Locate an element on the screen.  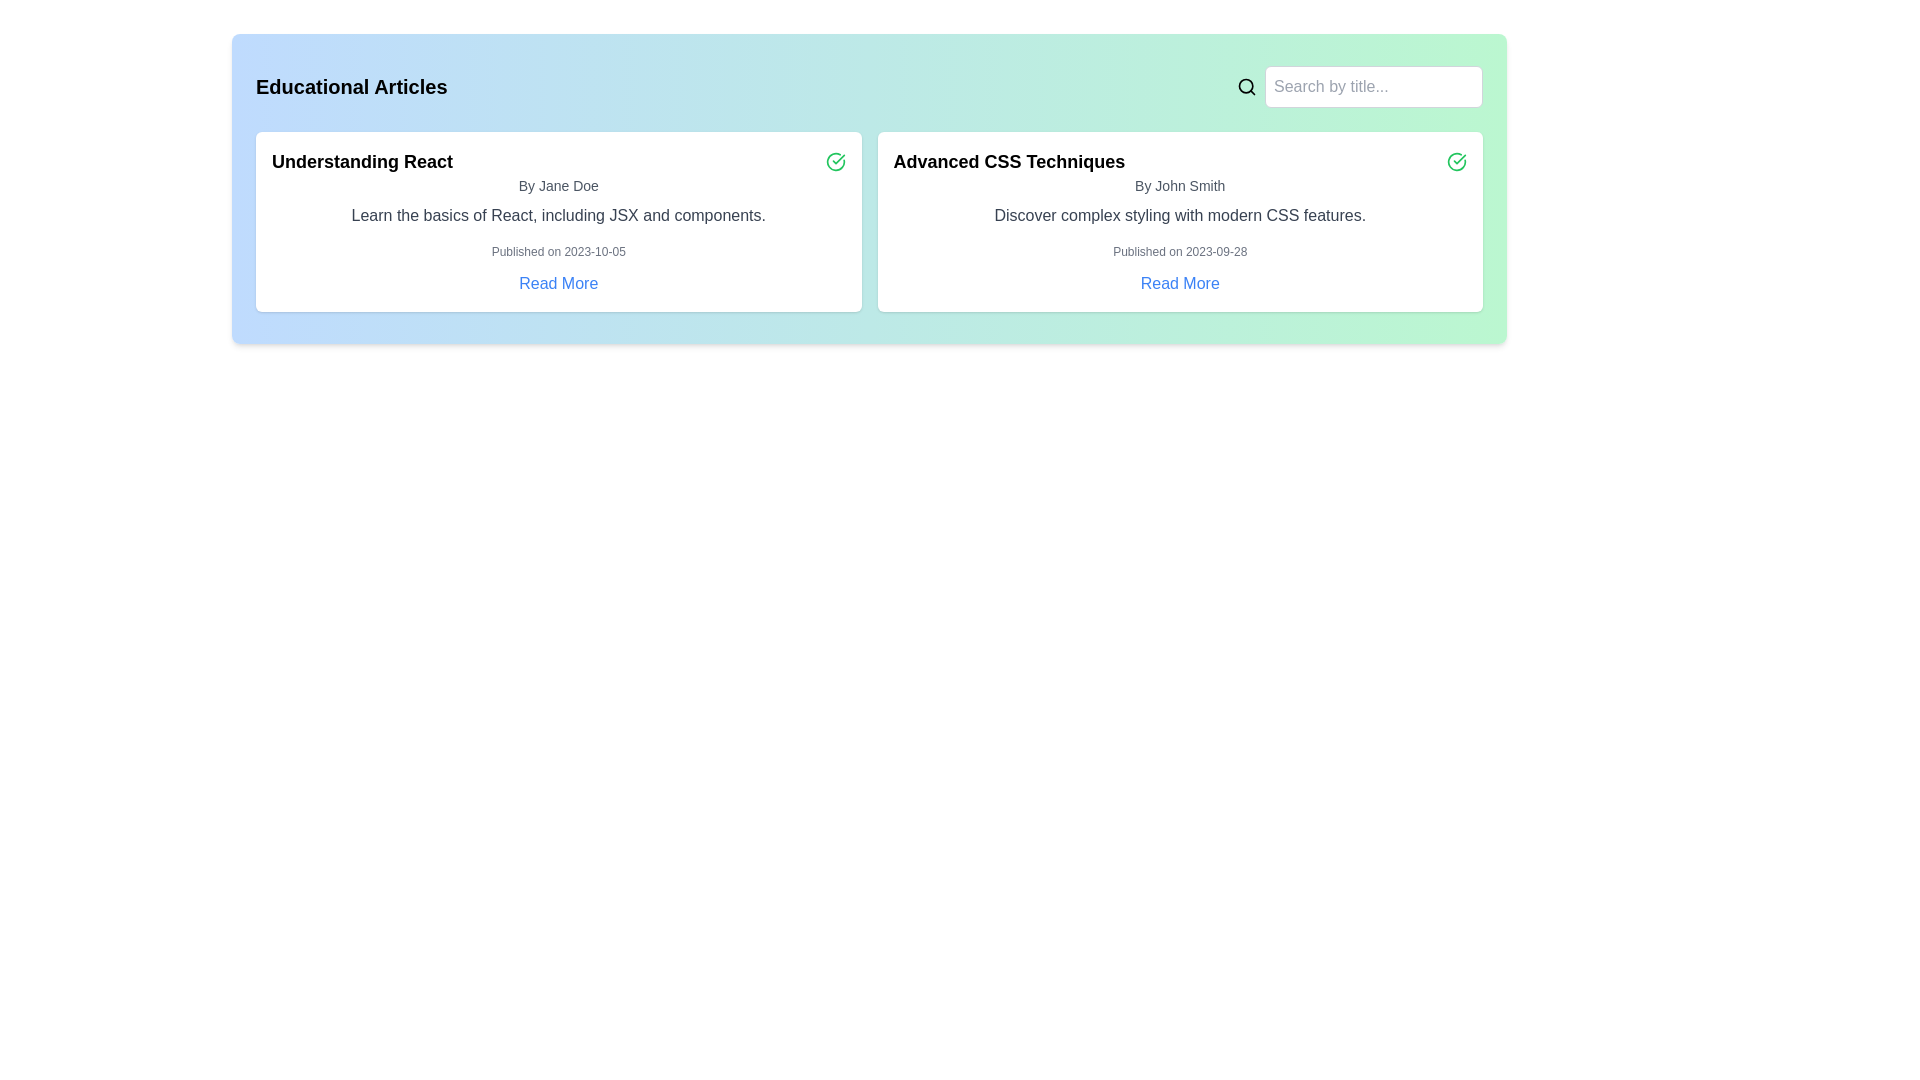
the static text element that reads 'Discover complex styling with modern CSS features,' which is styled in gray font and positioned within a white card, located directly below the author's name 'By John Smith.' is located at coordinates (1180, 216).